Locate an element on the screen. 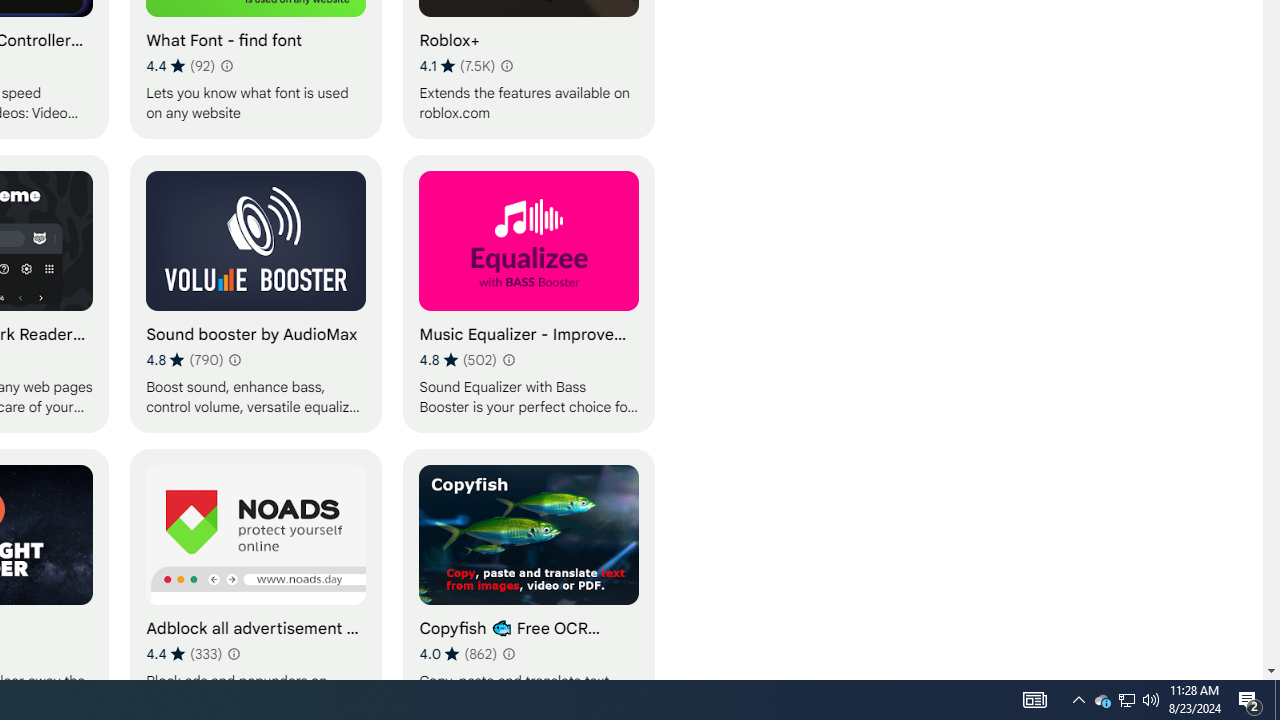 The image size is (1280, 720). 'Learn more about results and reviews "What Font - find font"' is located at coordinates (226, 64).